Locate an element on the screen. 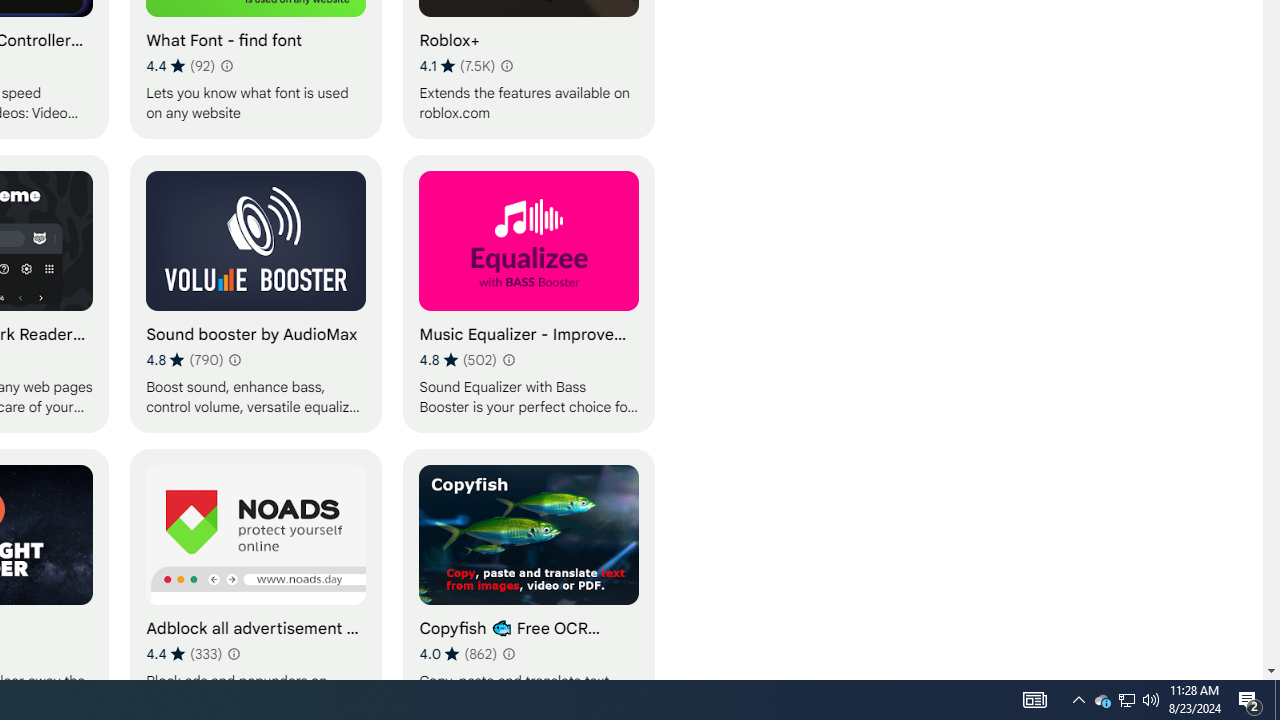 The image size is (1280, 720). 'Learn more about results and reviews "What Font - find font"' is located at coordinates (226, 64).